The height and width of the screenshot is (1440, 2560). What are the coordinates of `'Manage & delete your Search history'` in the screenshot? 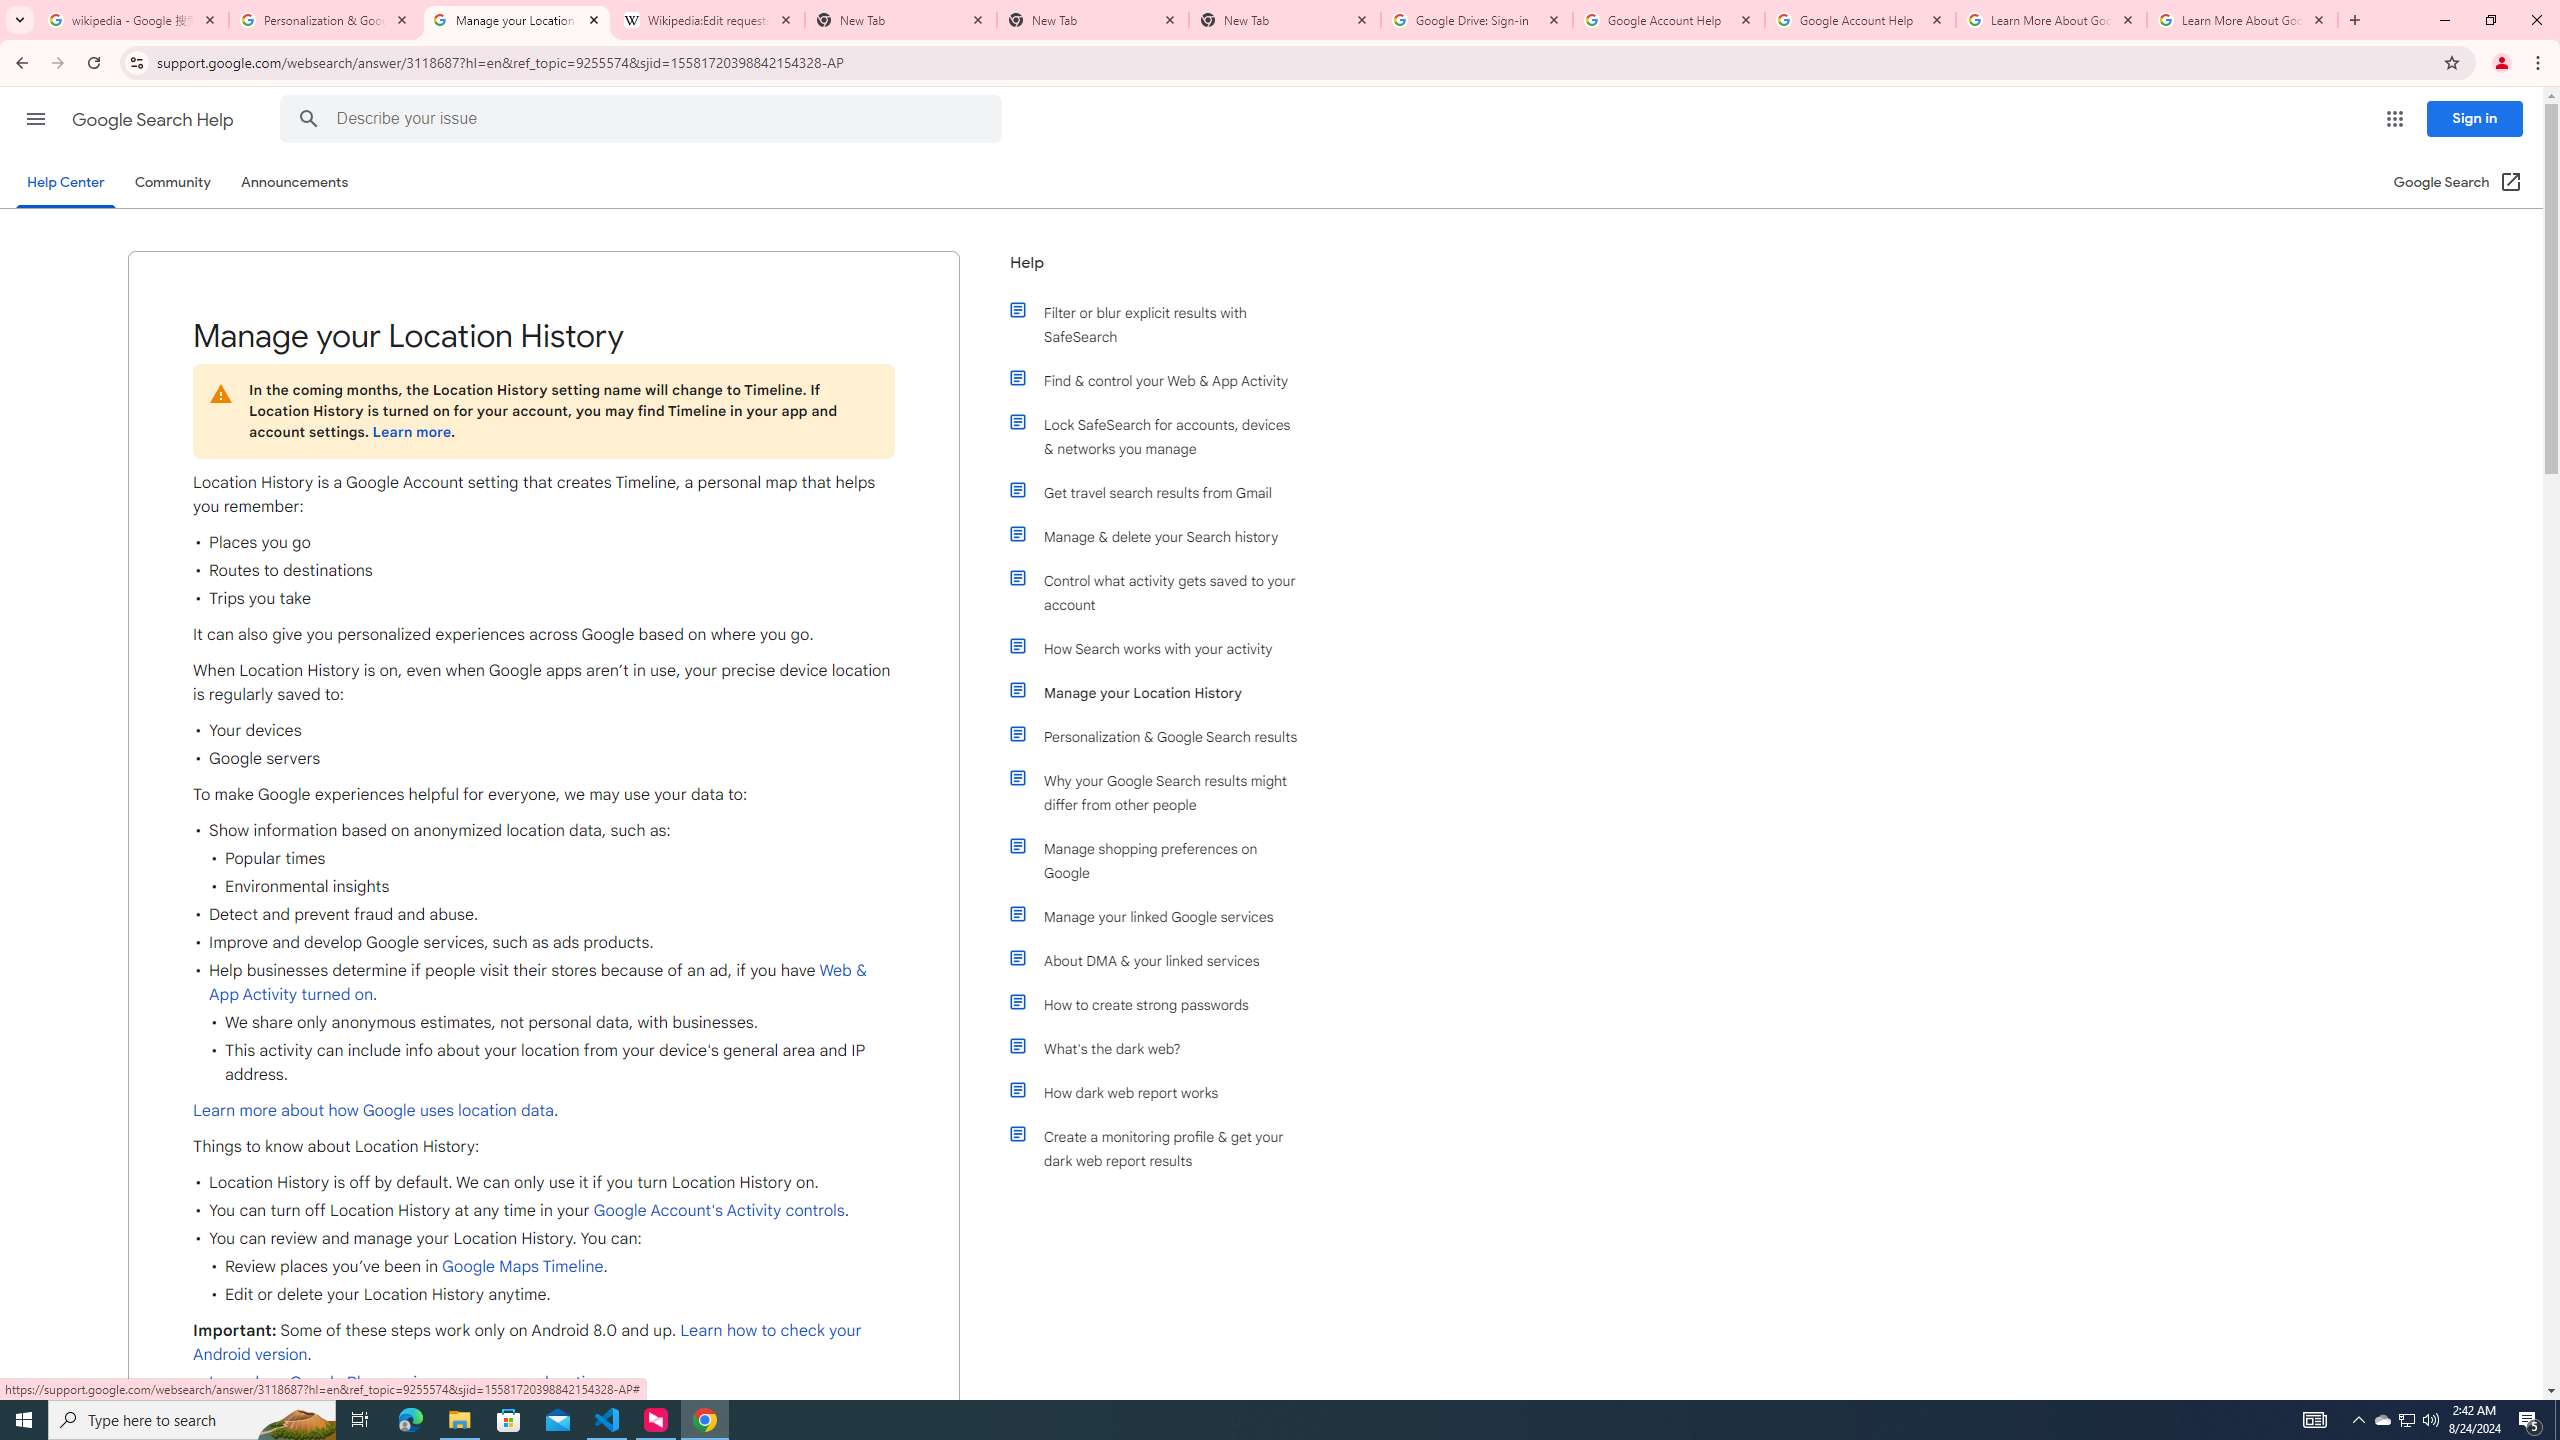 It's located at (1162, 536).